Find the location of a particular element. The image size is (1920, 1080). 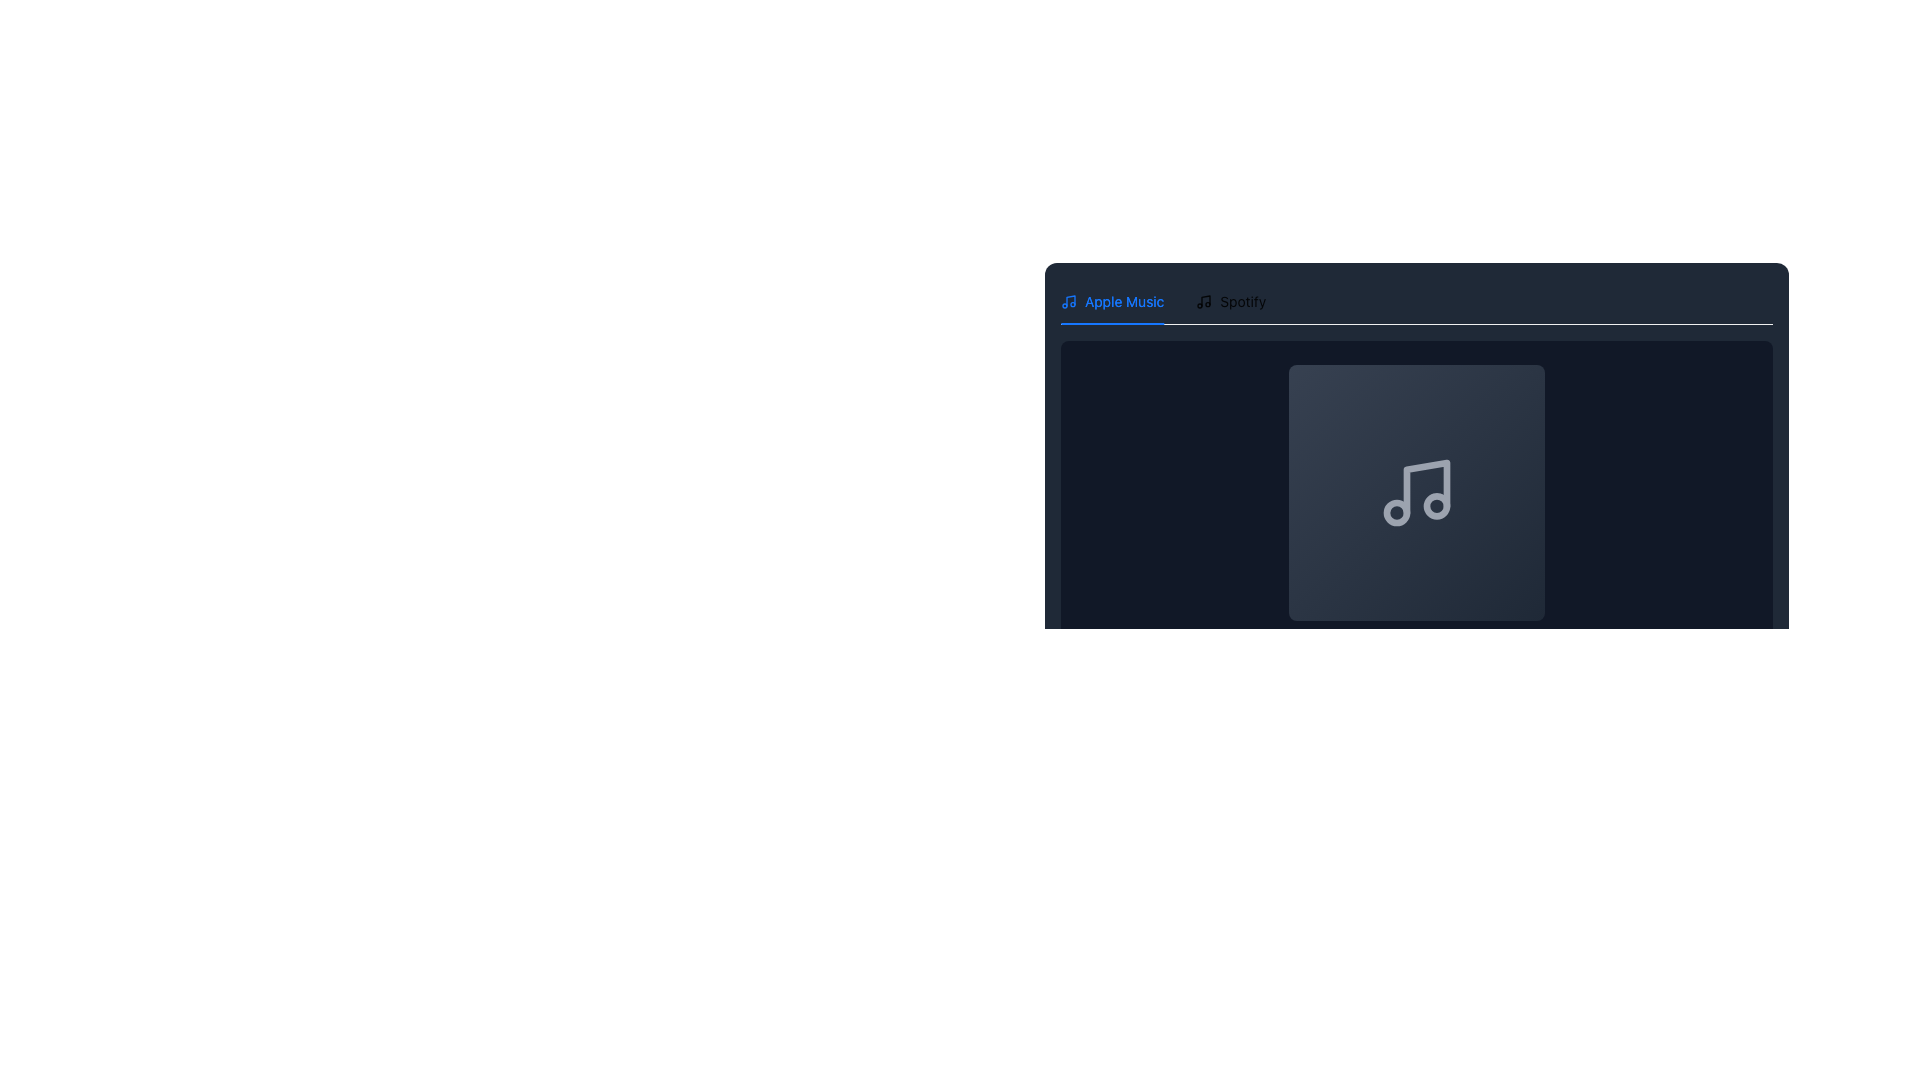

the 'Apple Music' tab in the horizontal navigation is located at coordinates (1111, 301).